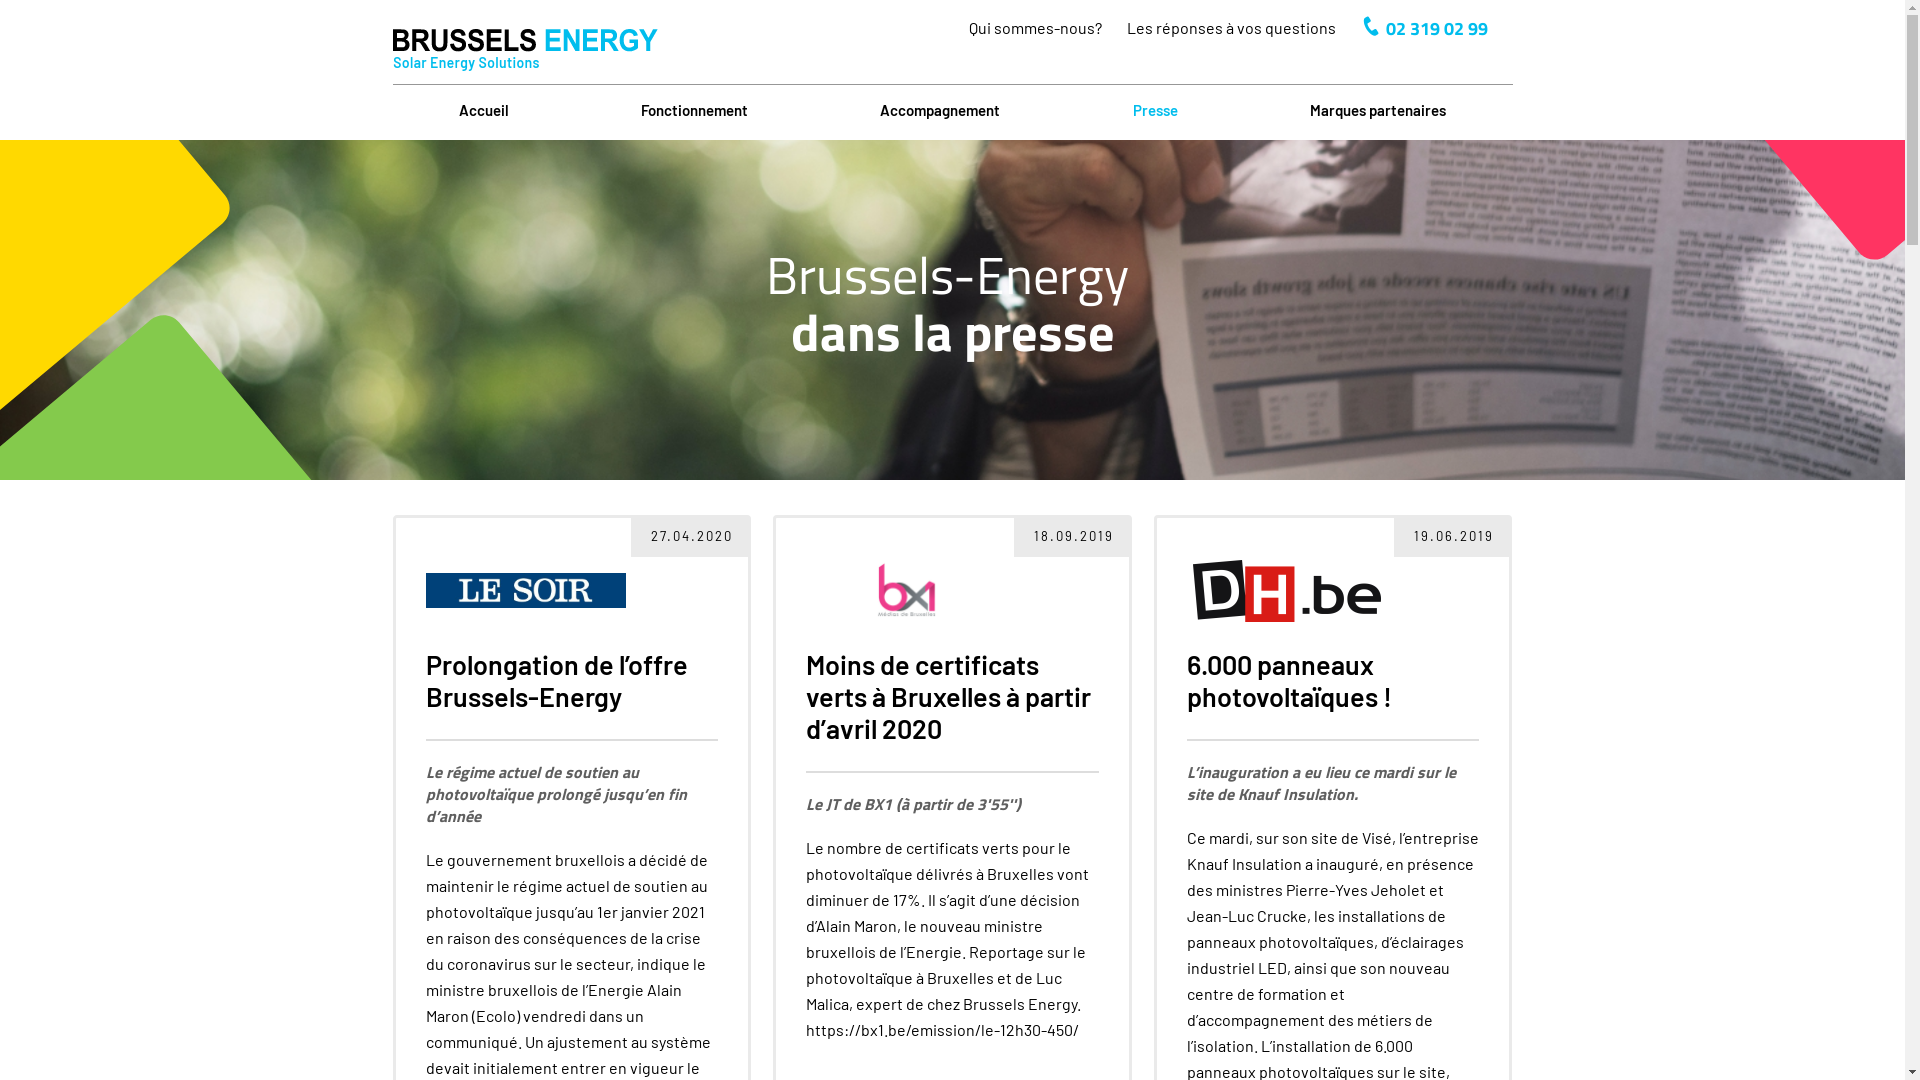  What do you see at coordinates (1376, 110) in the screenshot?
I see `'Marques partenaires'` at bounding box center [1376, 110].